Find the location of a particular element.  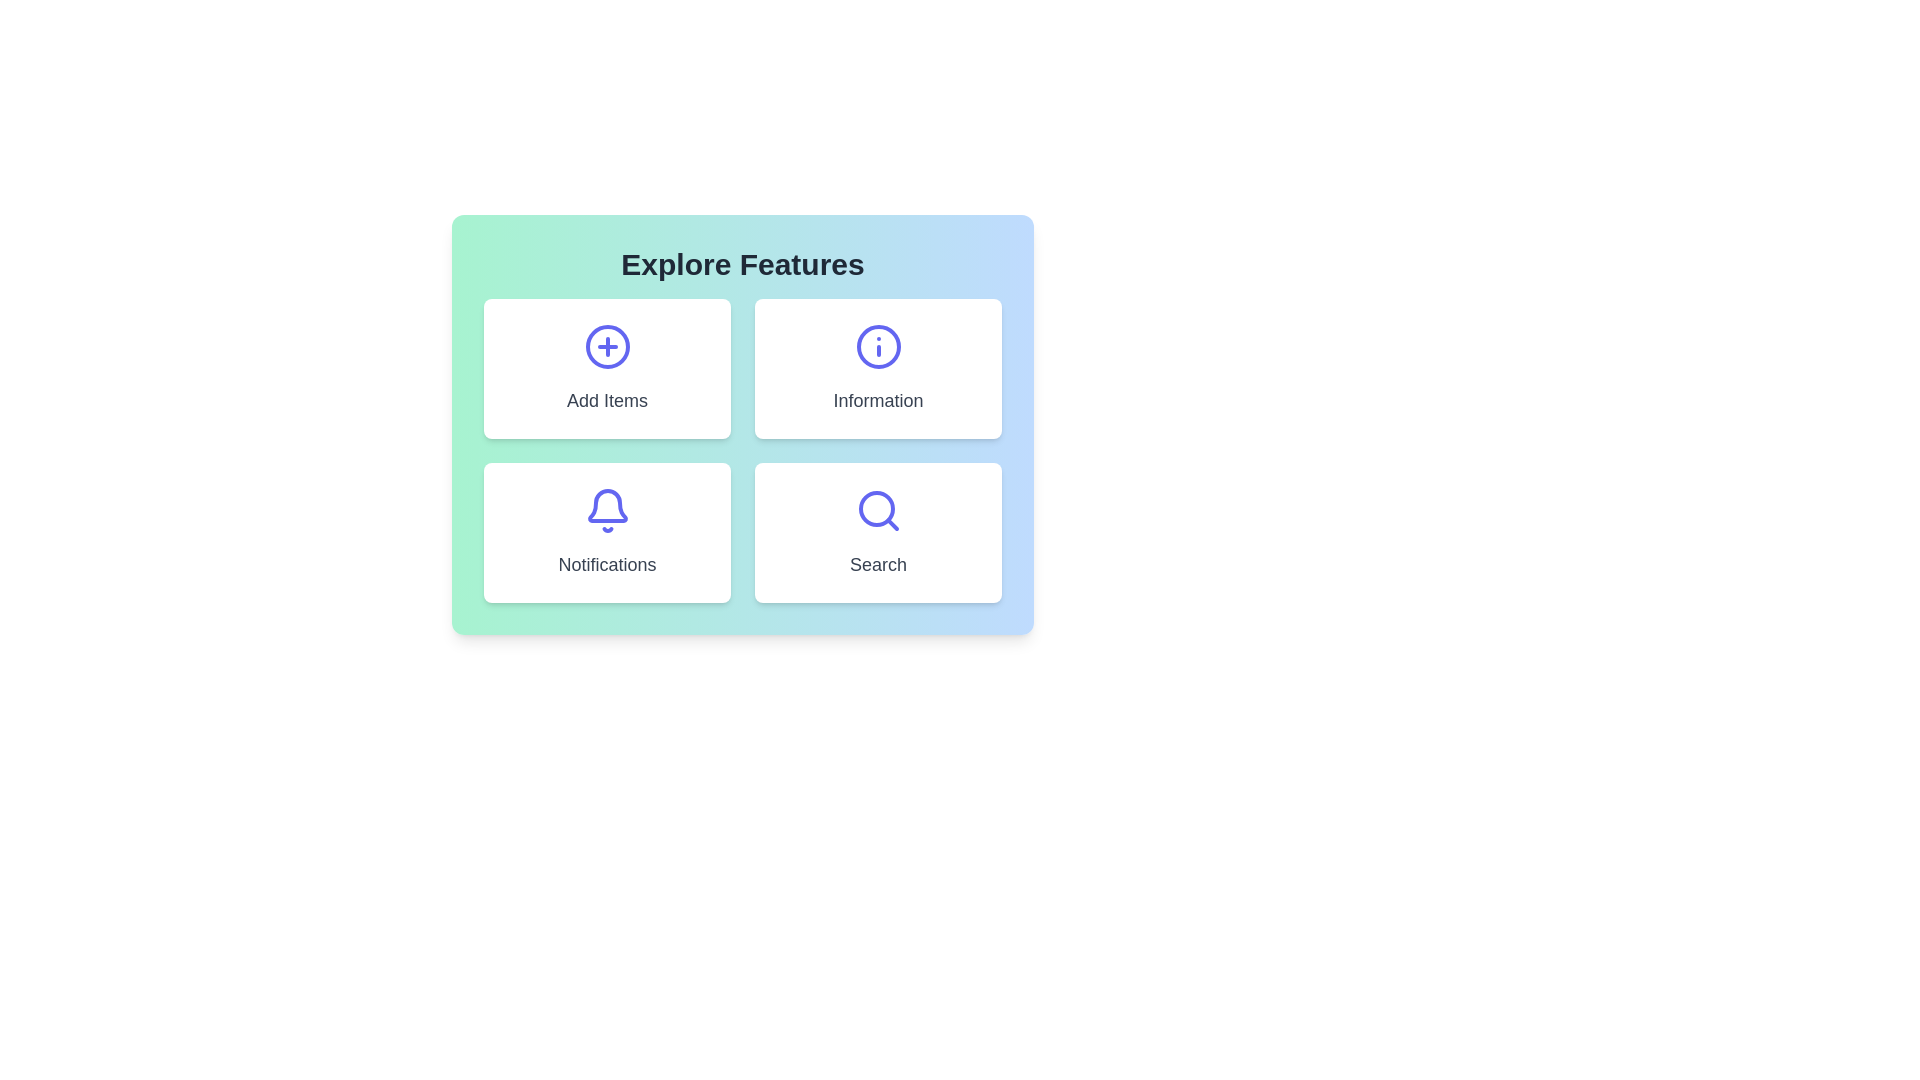

the circular shape of the 'info' icon located in the top-right card of the 'Information' grid in the 'Explore Features' section is located at coordinates (878, 346).